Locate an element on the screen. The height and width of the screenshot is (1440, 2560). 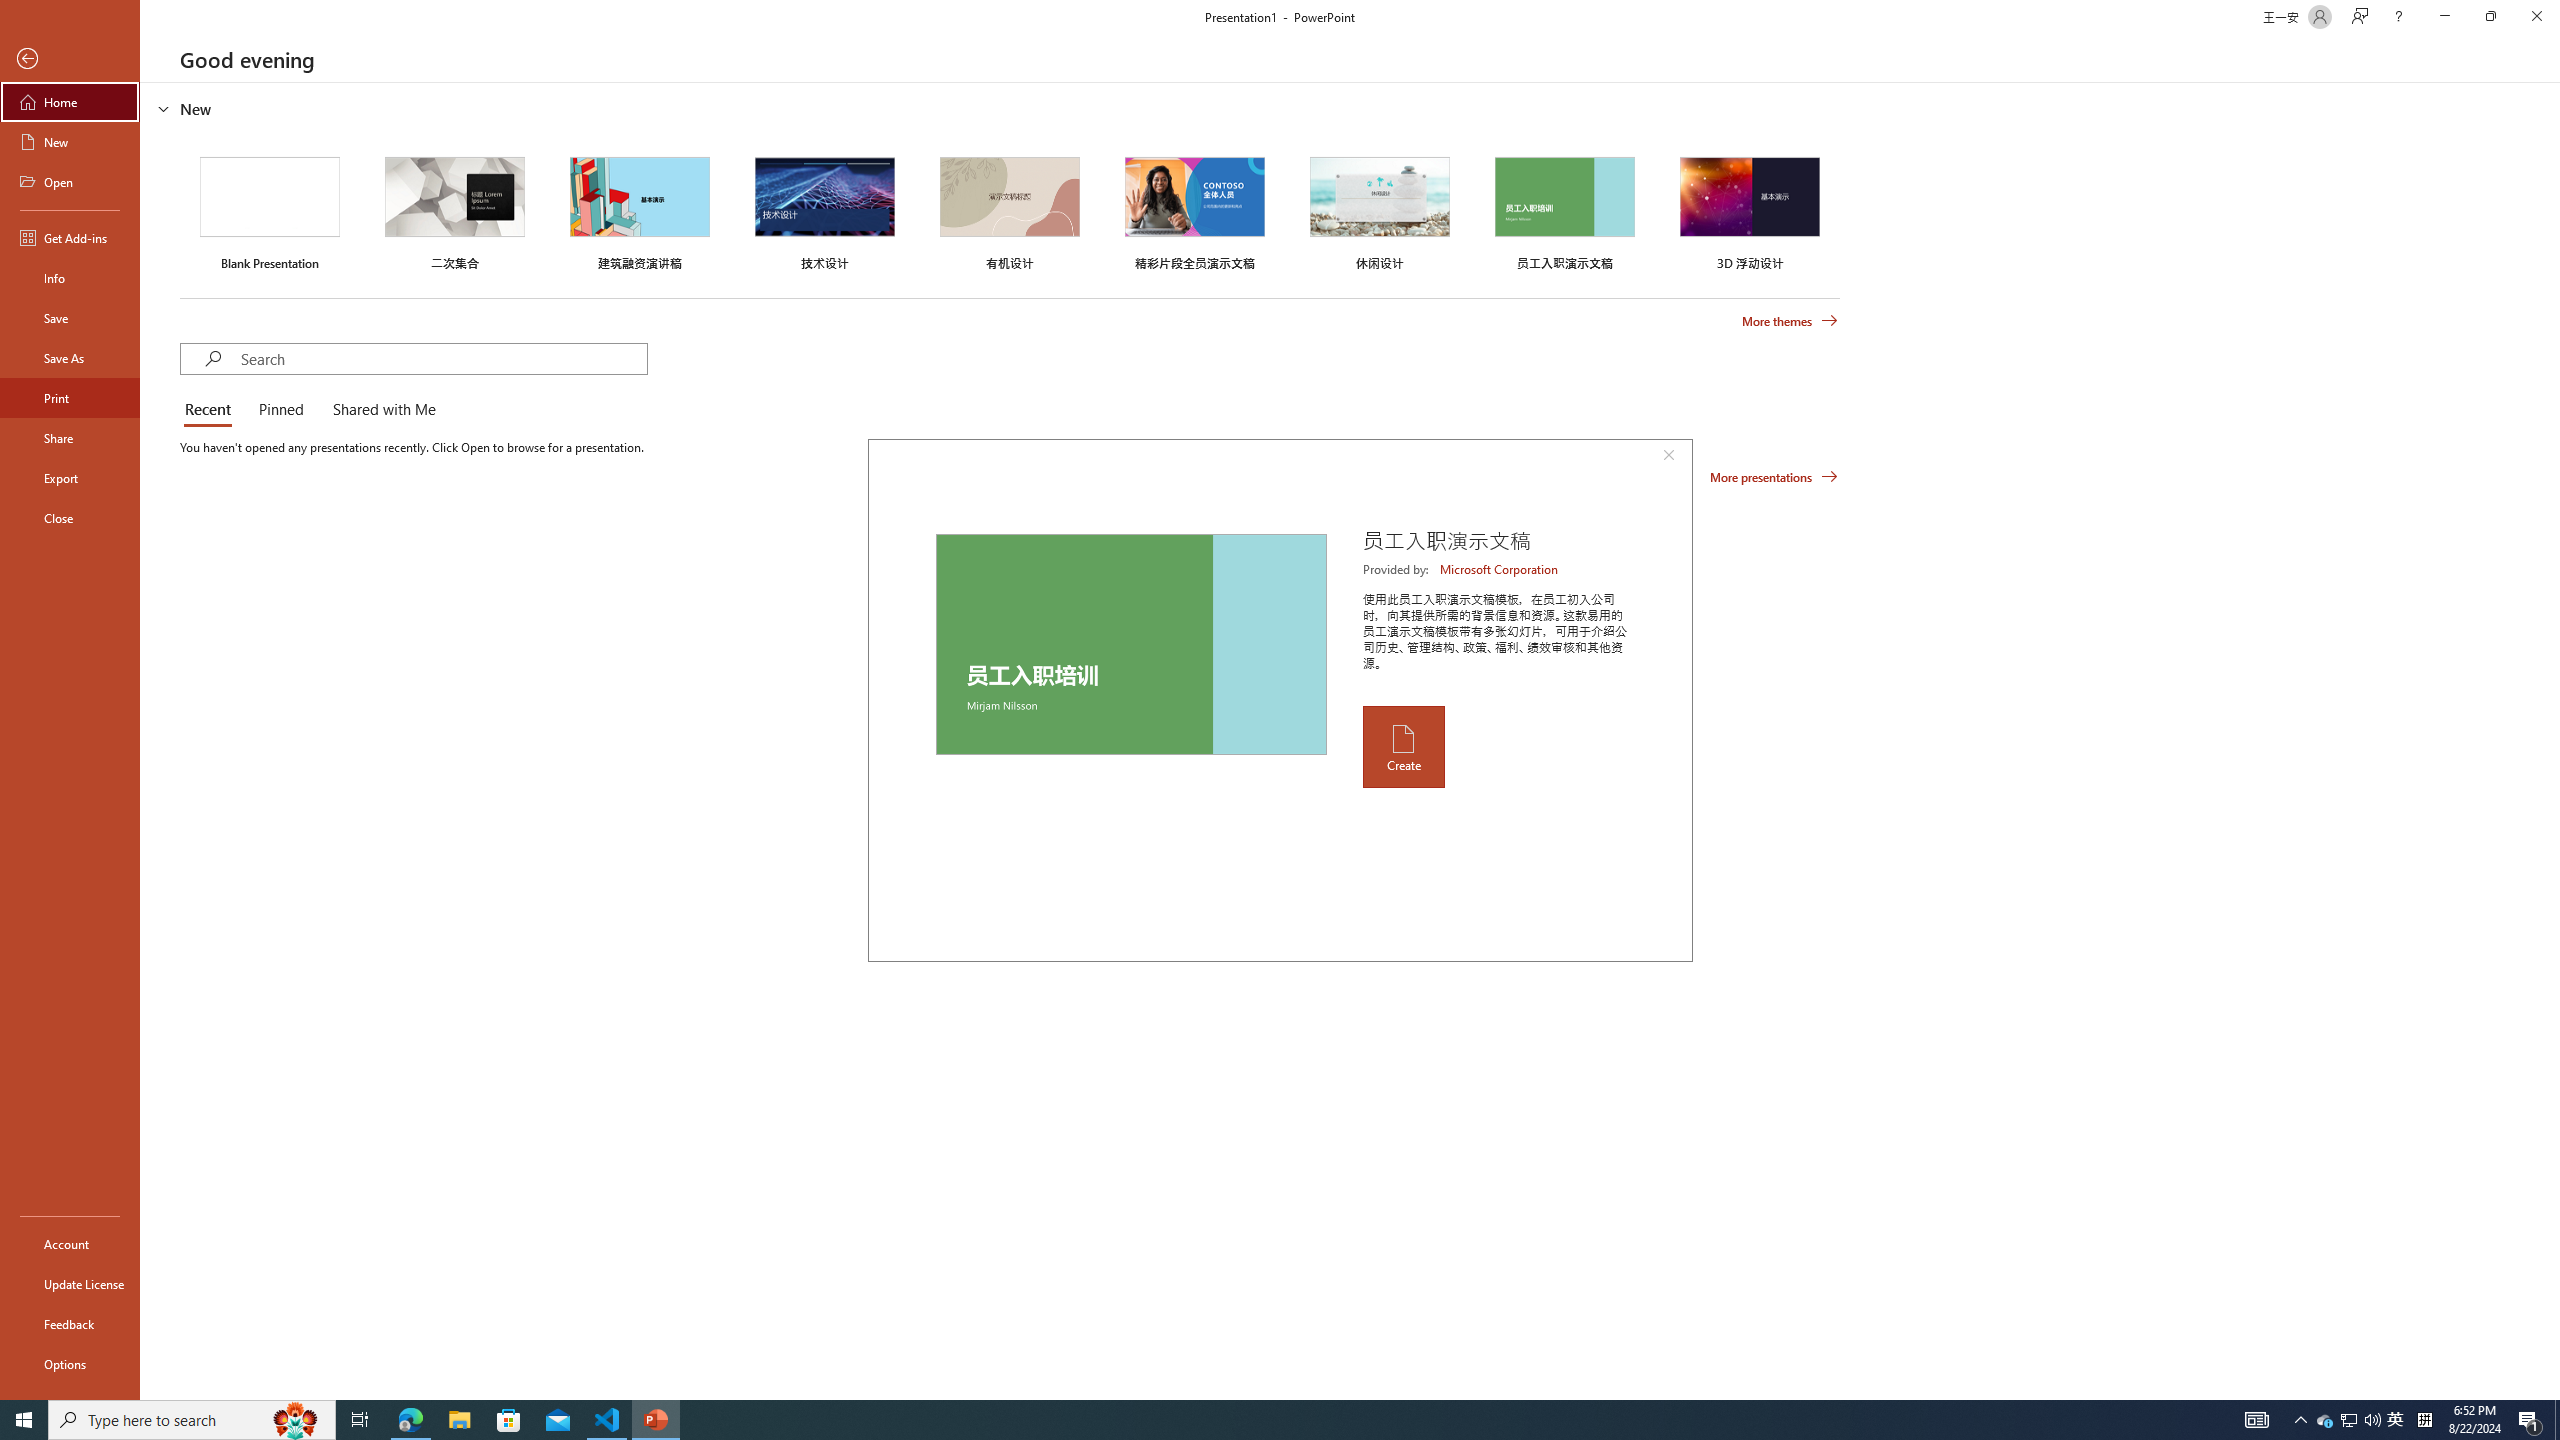
'Create' is located at coordinates (1402, 746).